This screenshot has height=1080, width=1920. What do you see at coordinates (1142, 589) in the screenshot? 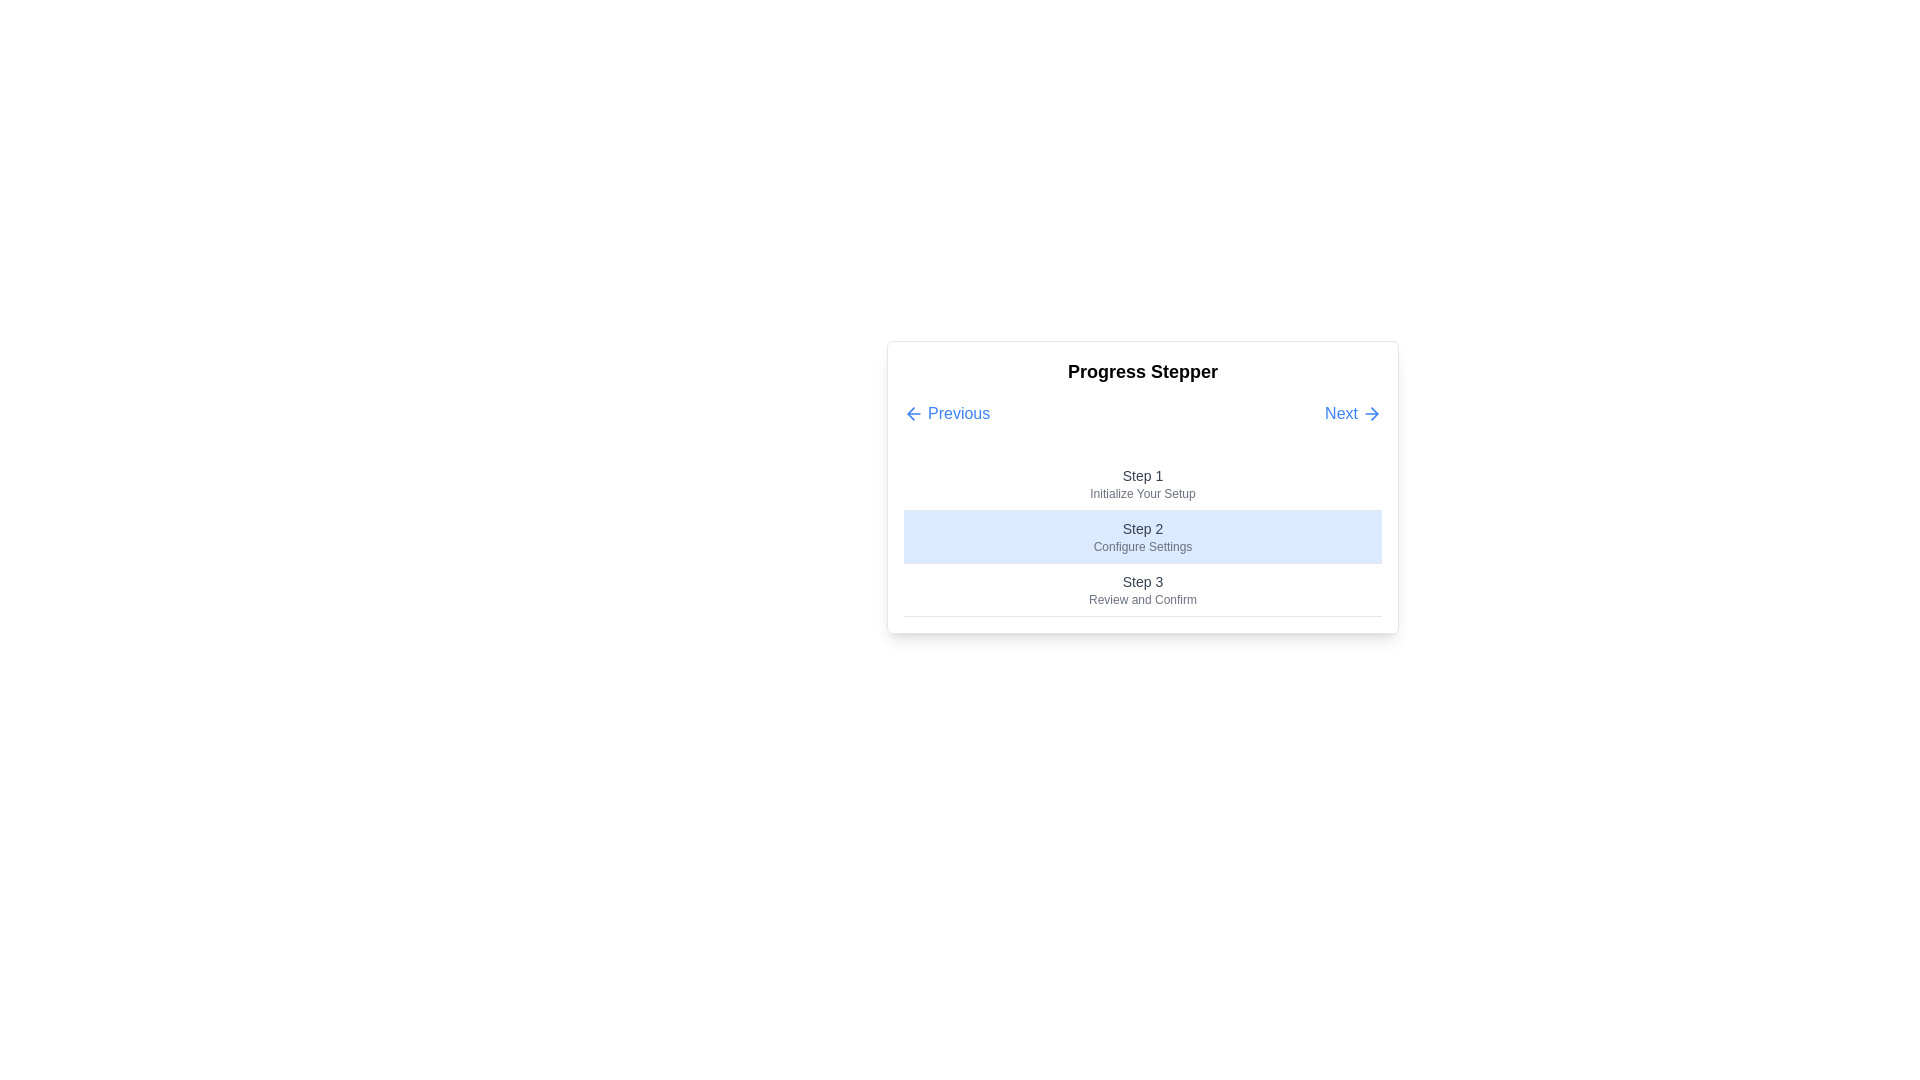
I see `the textual step indicator labeled 'Step 3' in the Progress Stepper, which contains the text 'Review and Confirm'` at bounding box center [1142, 589].